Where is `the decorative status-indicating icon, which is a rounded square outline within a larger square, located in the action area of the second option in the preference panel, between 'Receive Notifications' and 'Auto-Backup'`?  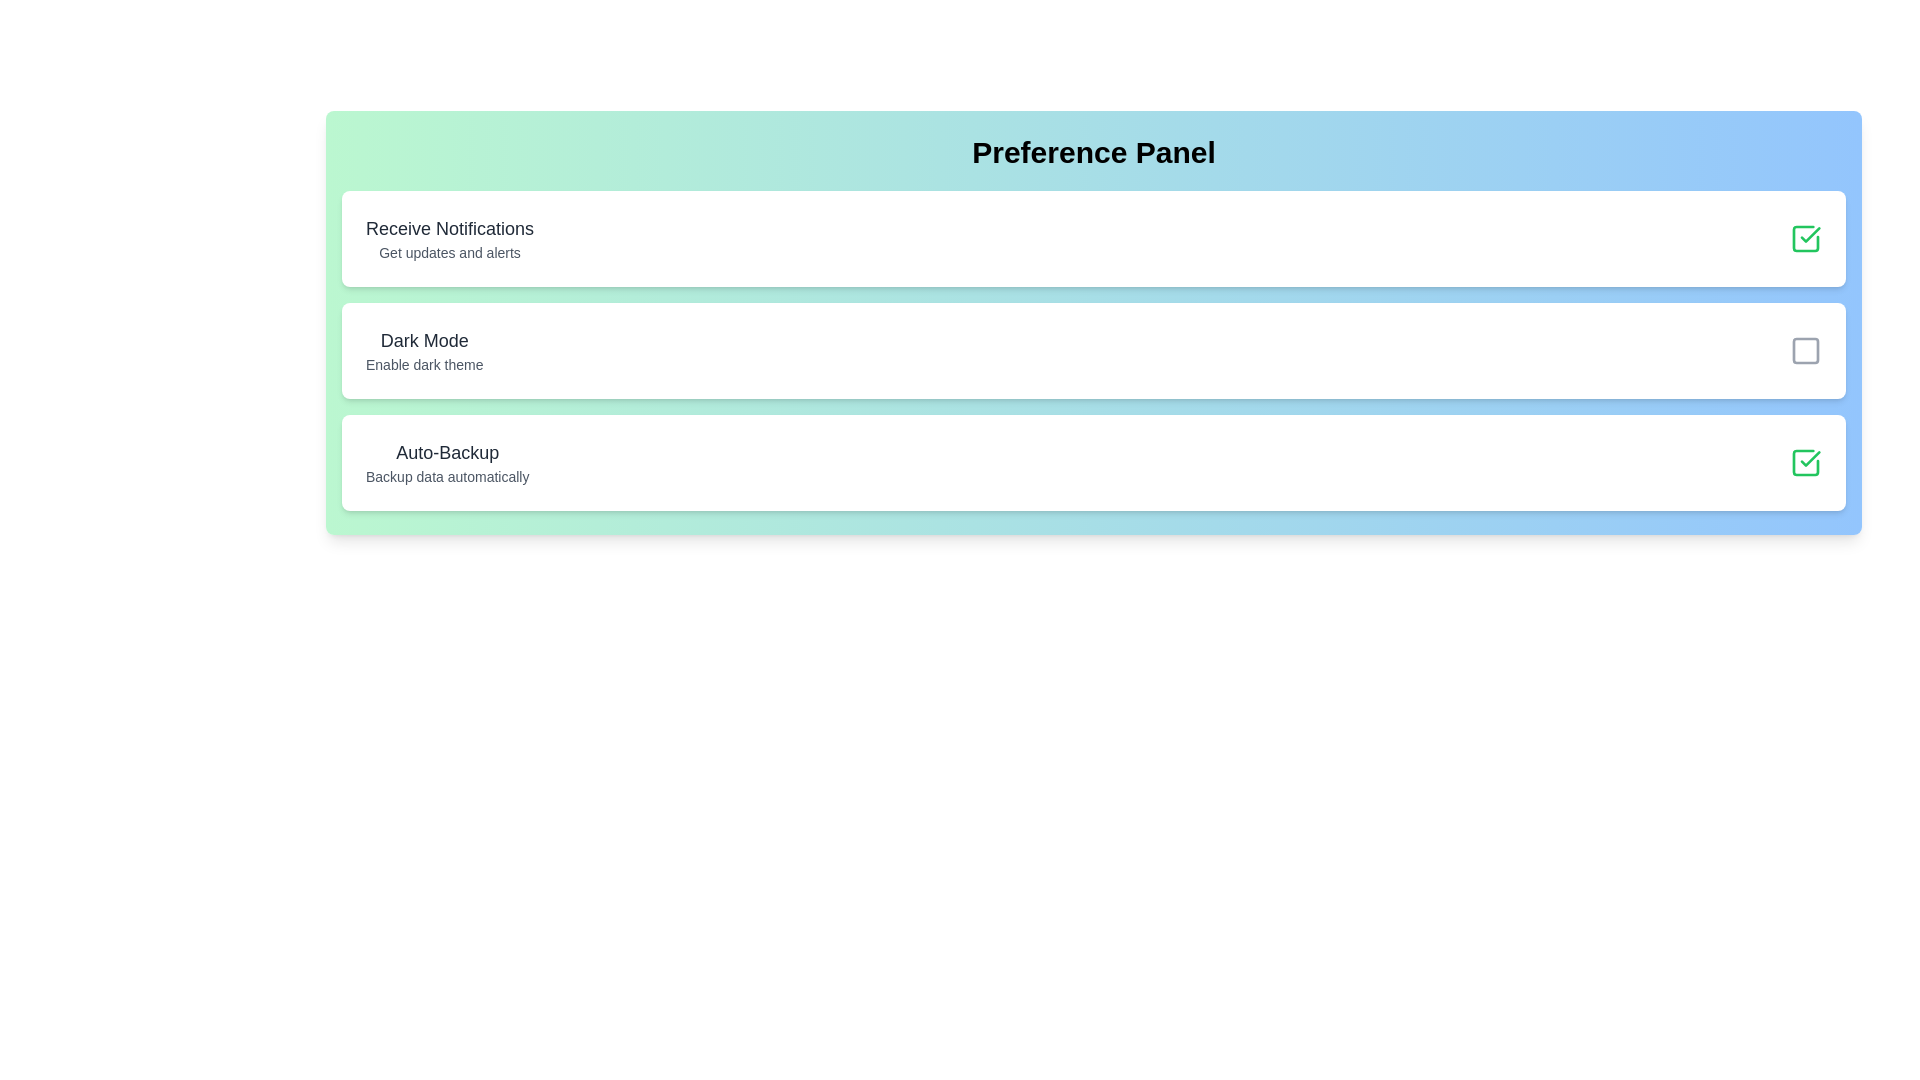 the decorative status-indicating icon, which is a rounded square outline within a larger square, located in the action area of the second option in the preference panel, between 'Receive Notifications' and 'Auto-Backup' is located at coordinates (1805, 350).